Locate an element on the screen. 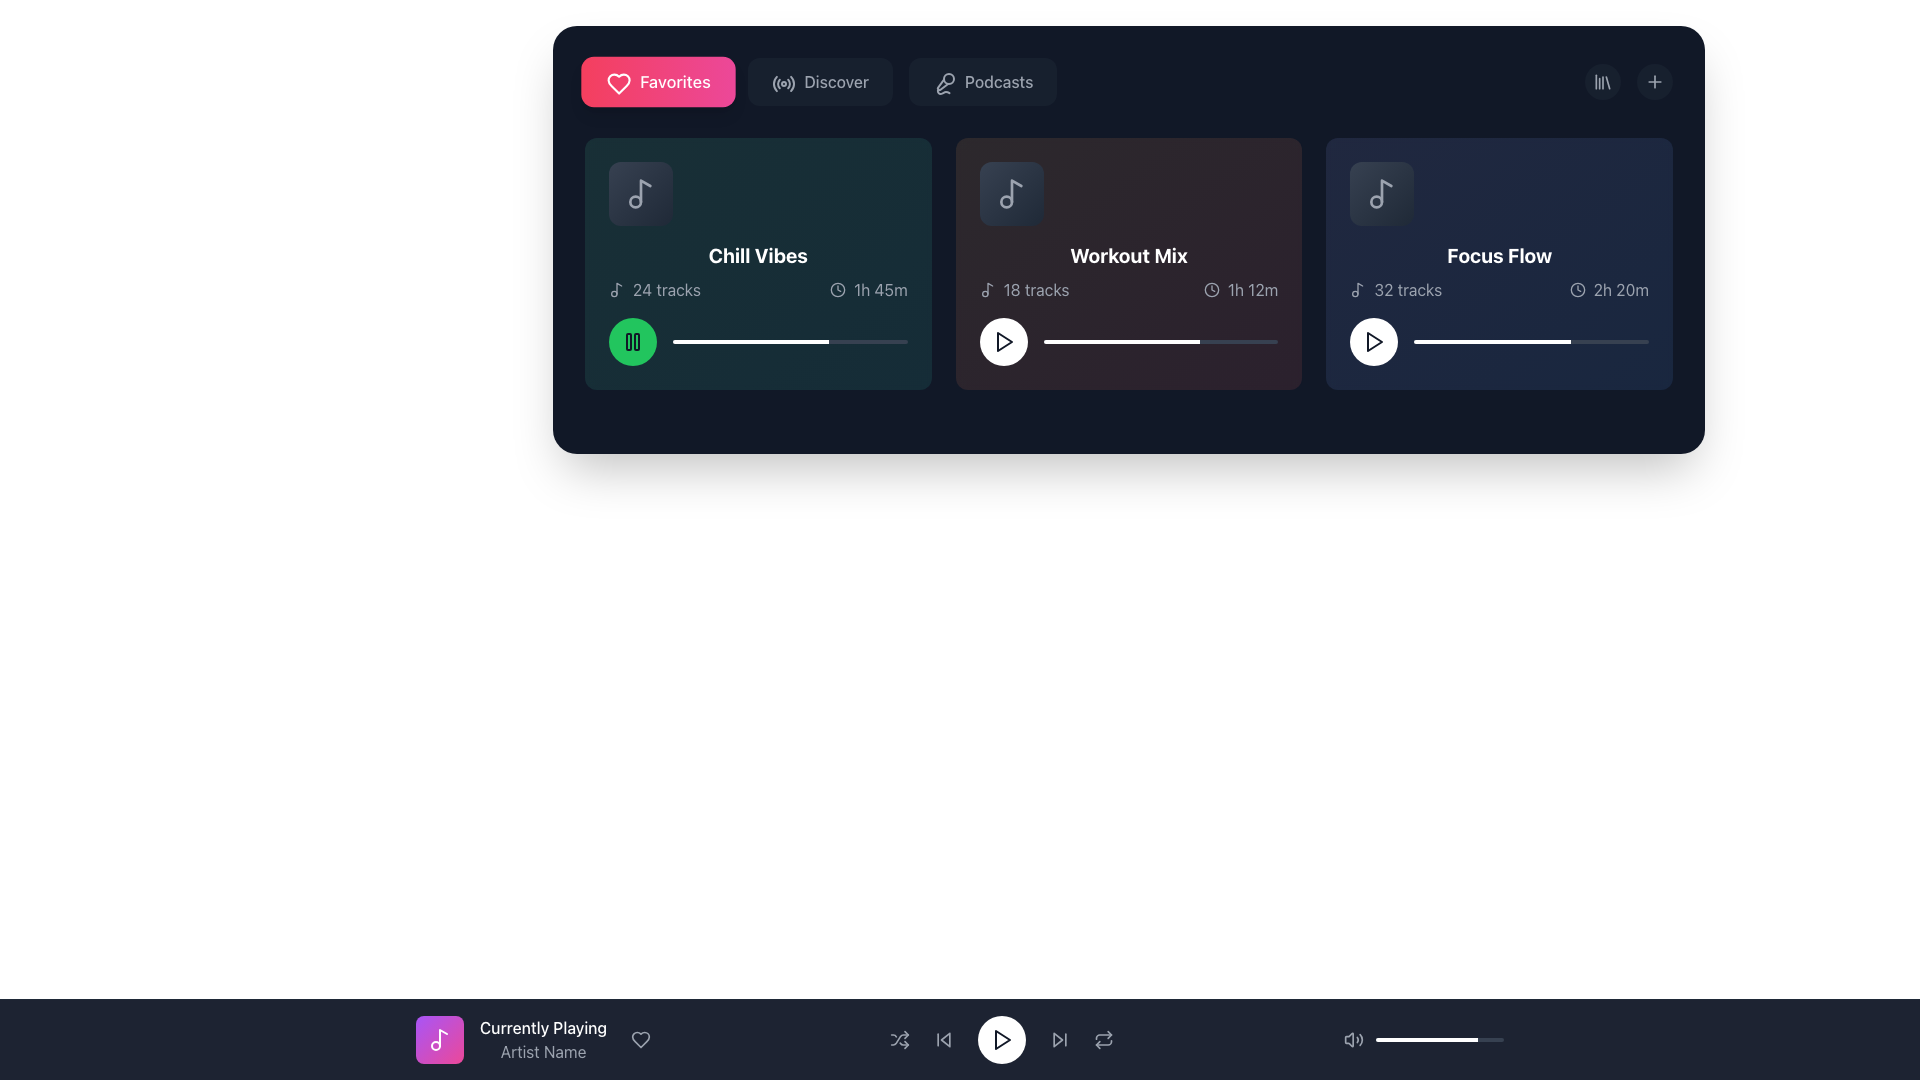  the circular button with a heart icon that changes color on hover, located on the far right of the row containing 'Currently Playing' and 'Artist Name' is located at coordinates (641, 1039).